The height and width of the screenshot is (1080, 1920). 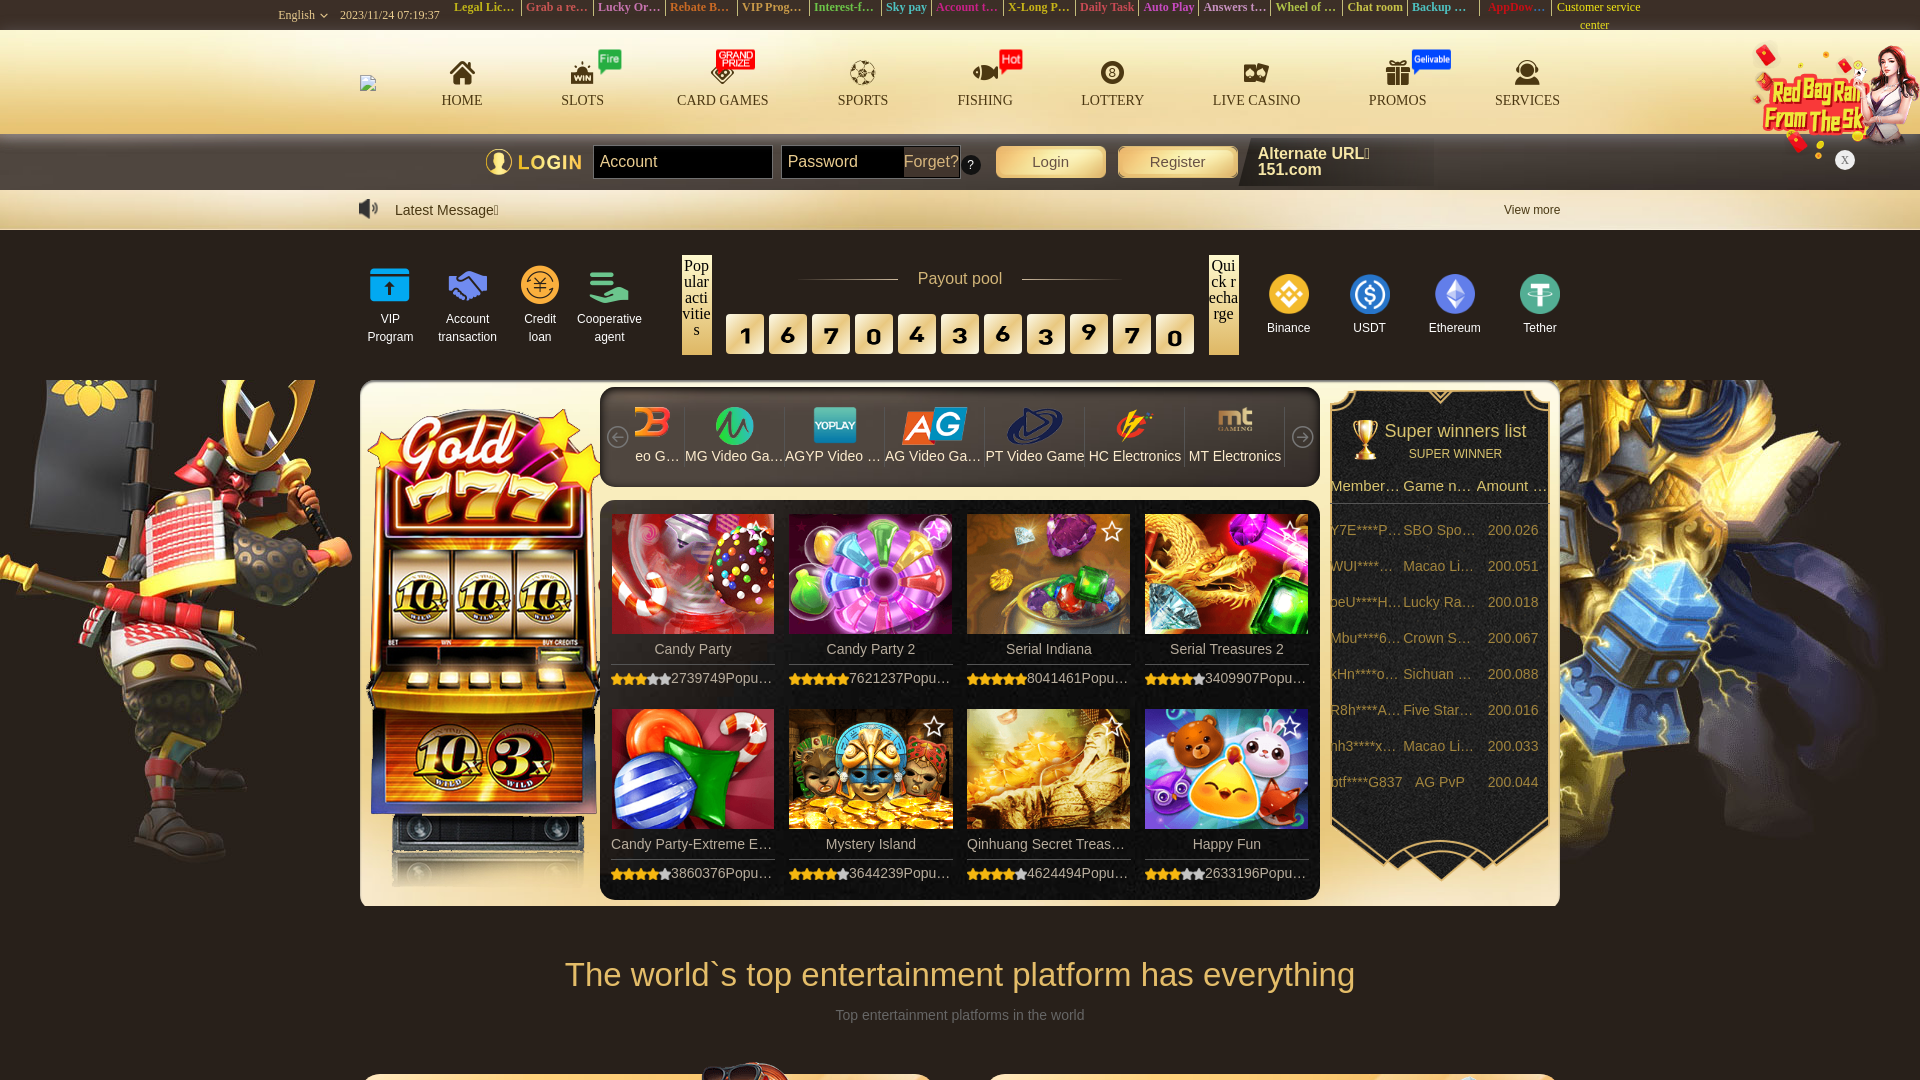 What do you see at coordinates (1596, 15) in the screenshot?
I see `'Customer service center'` at bounding box center [1596, 15].